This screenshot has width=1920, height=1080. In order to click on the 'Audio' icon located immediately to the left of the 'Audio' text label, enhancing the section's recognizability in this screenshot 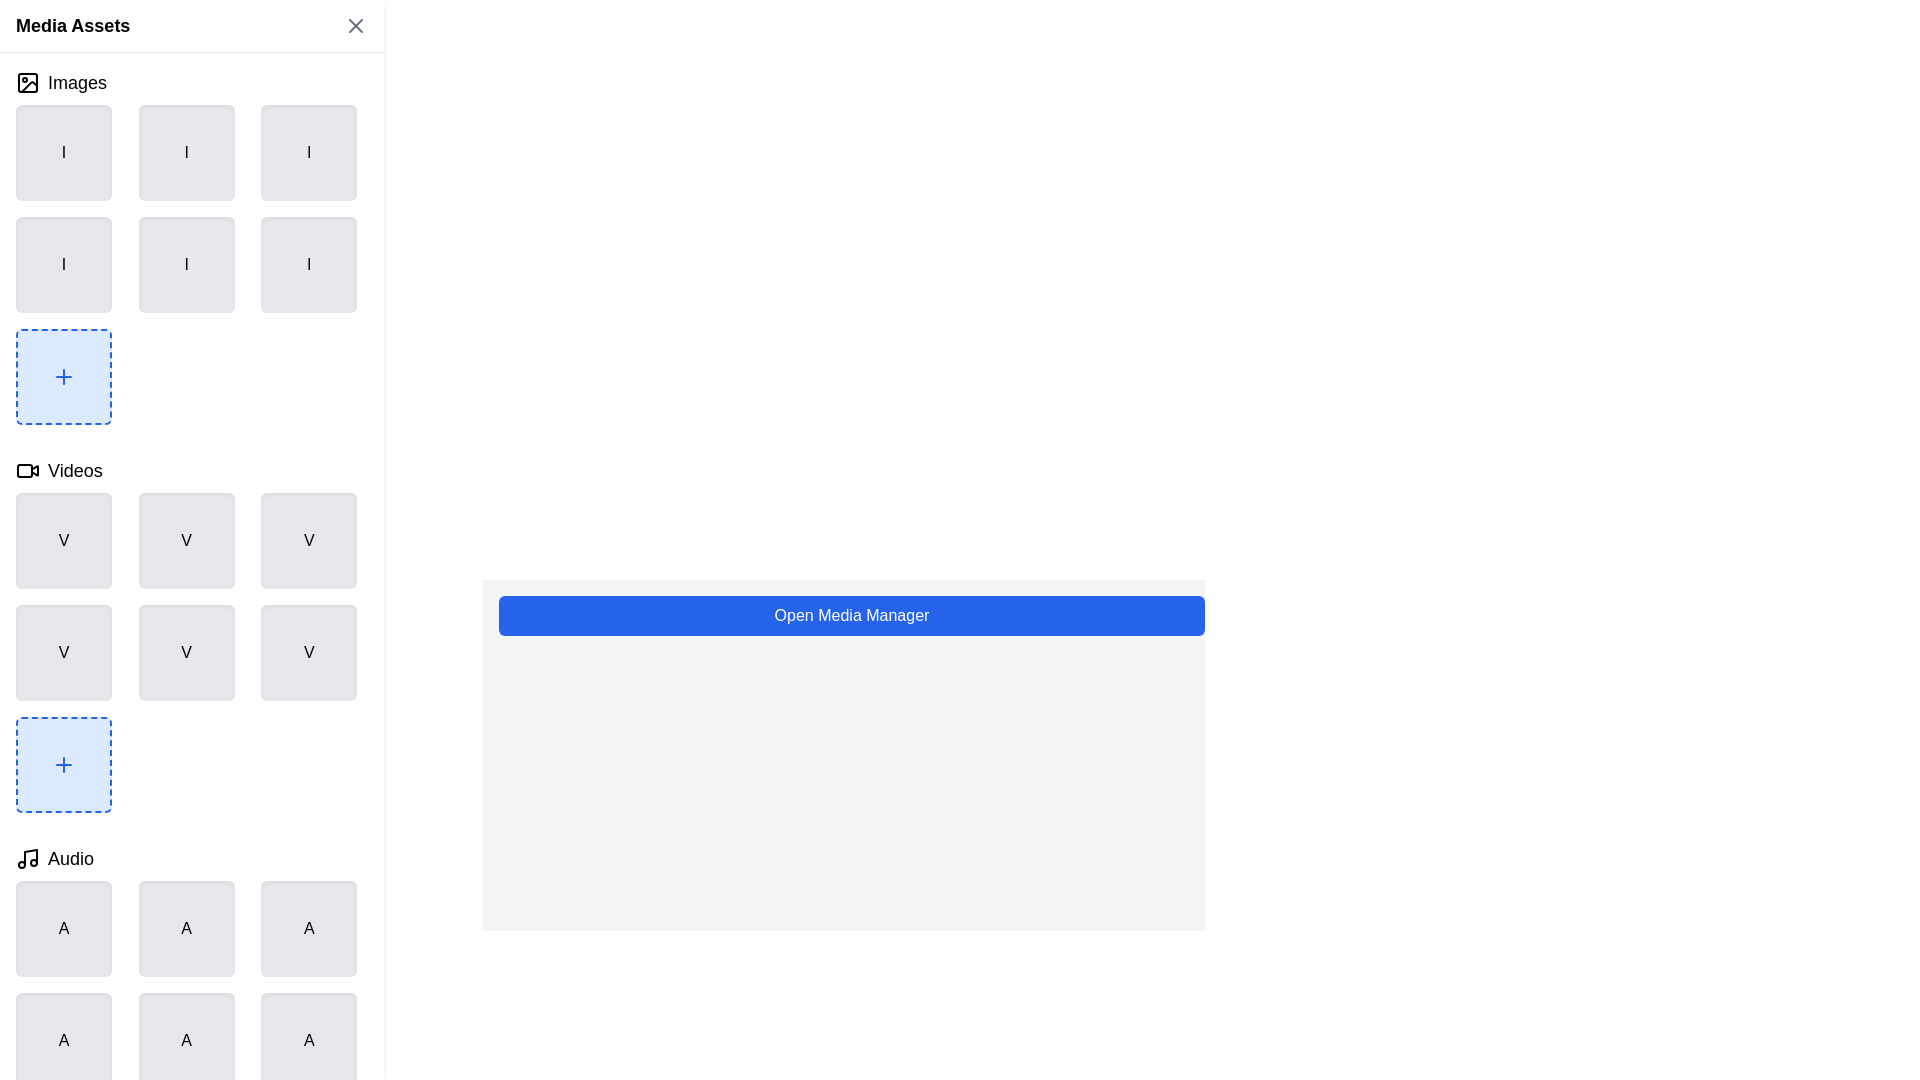, I will do `click(28, 858)`.